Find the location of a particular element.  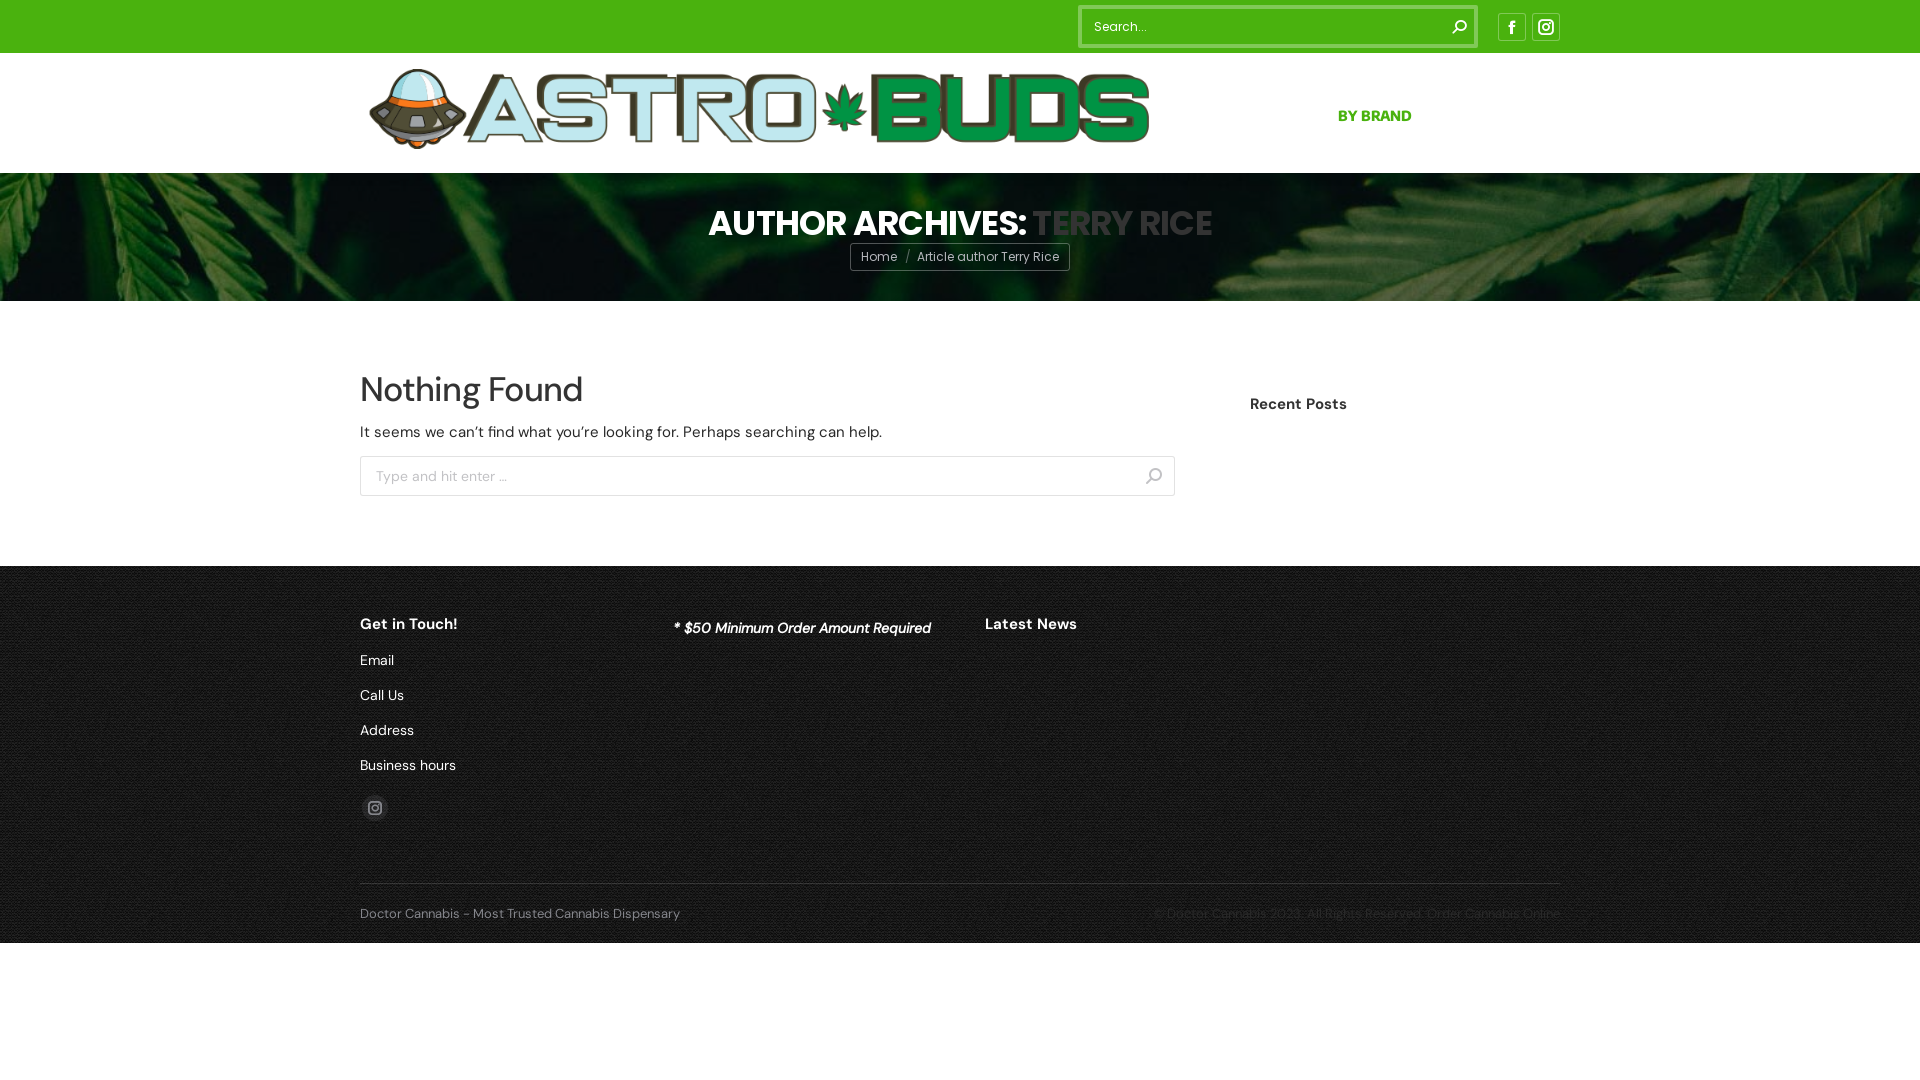

'Facebook page opens in new window' is located at coordinates (1497, 26).